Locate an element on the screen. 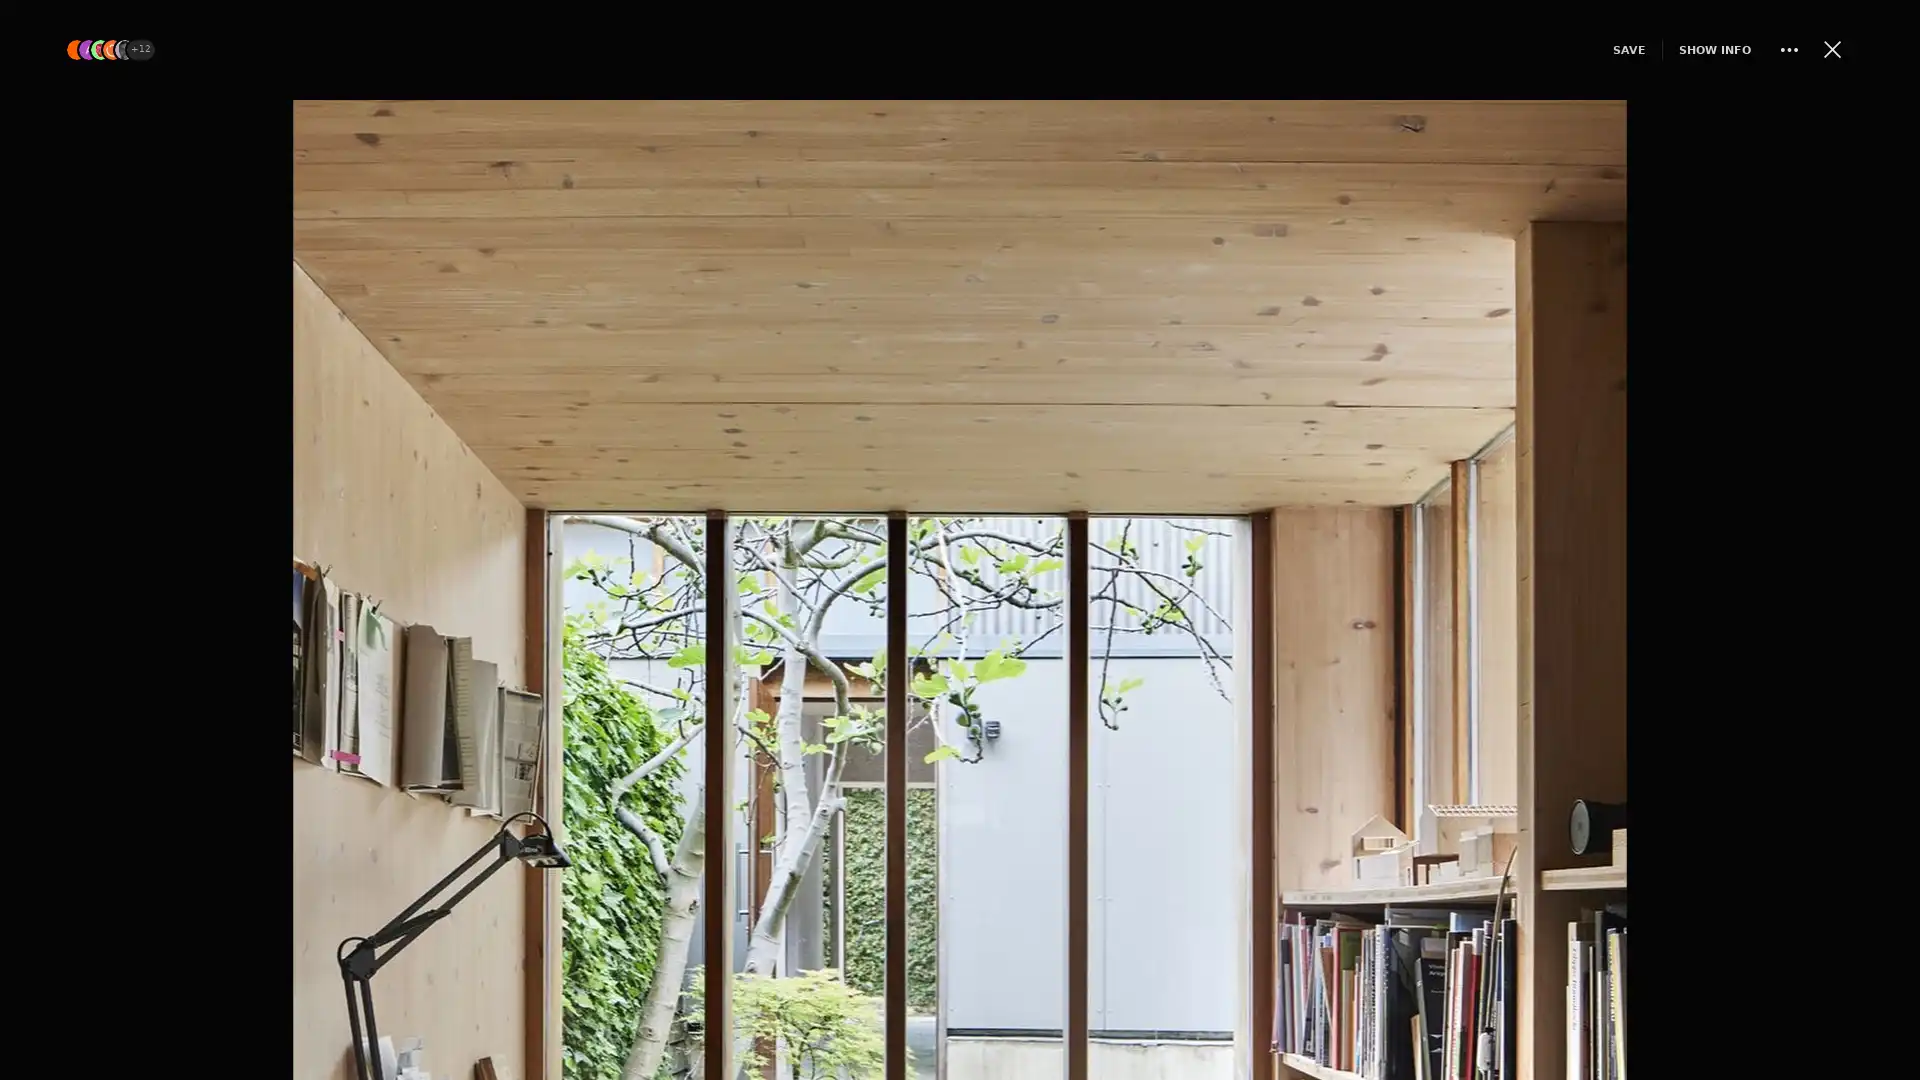 This screenshot has height=1080, width=1920. SAVE is located at coordinates (1593, 48).